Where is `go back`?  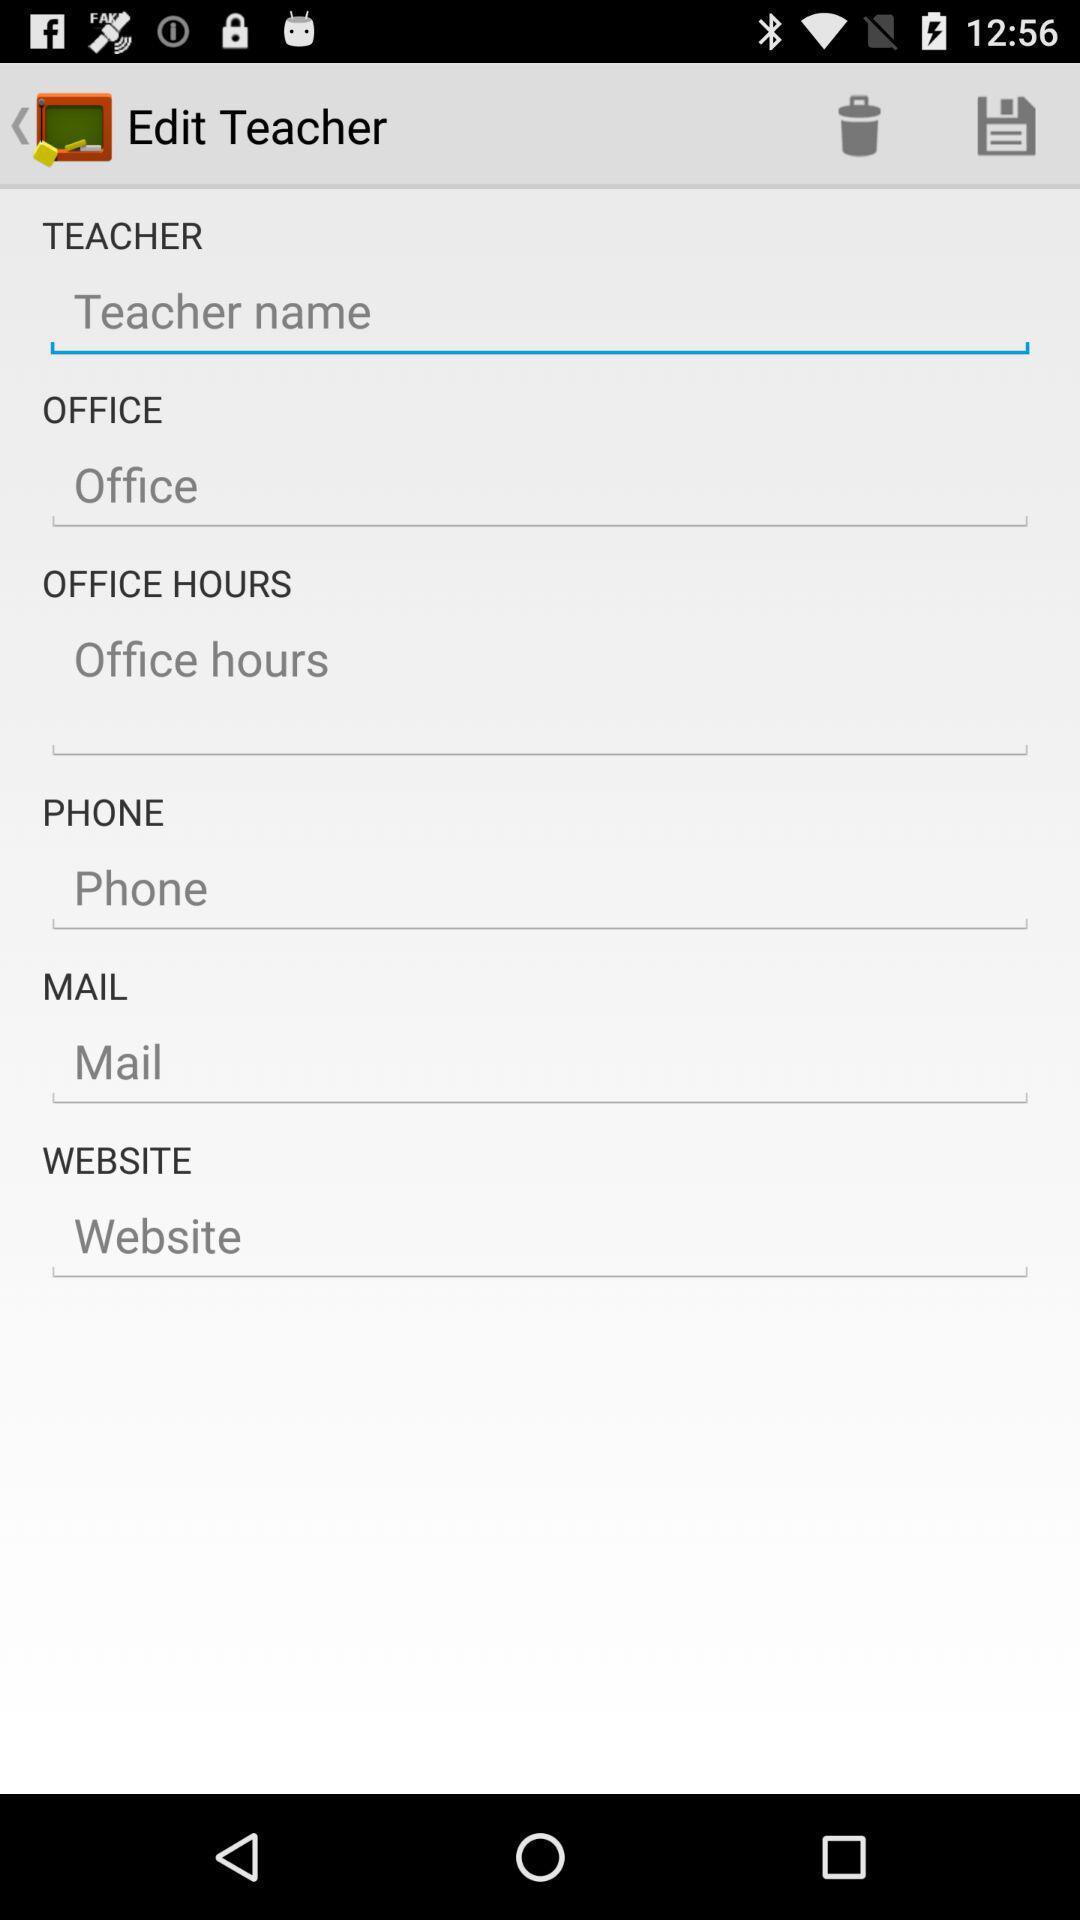 go back is located at coordinates (540, 1060).